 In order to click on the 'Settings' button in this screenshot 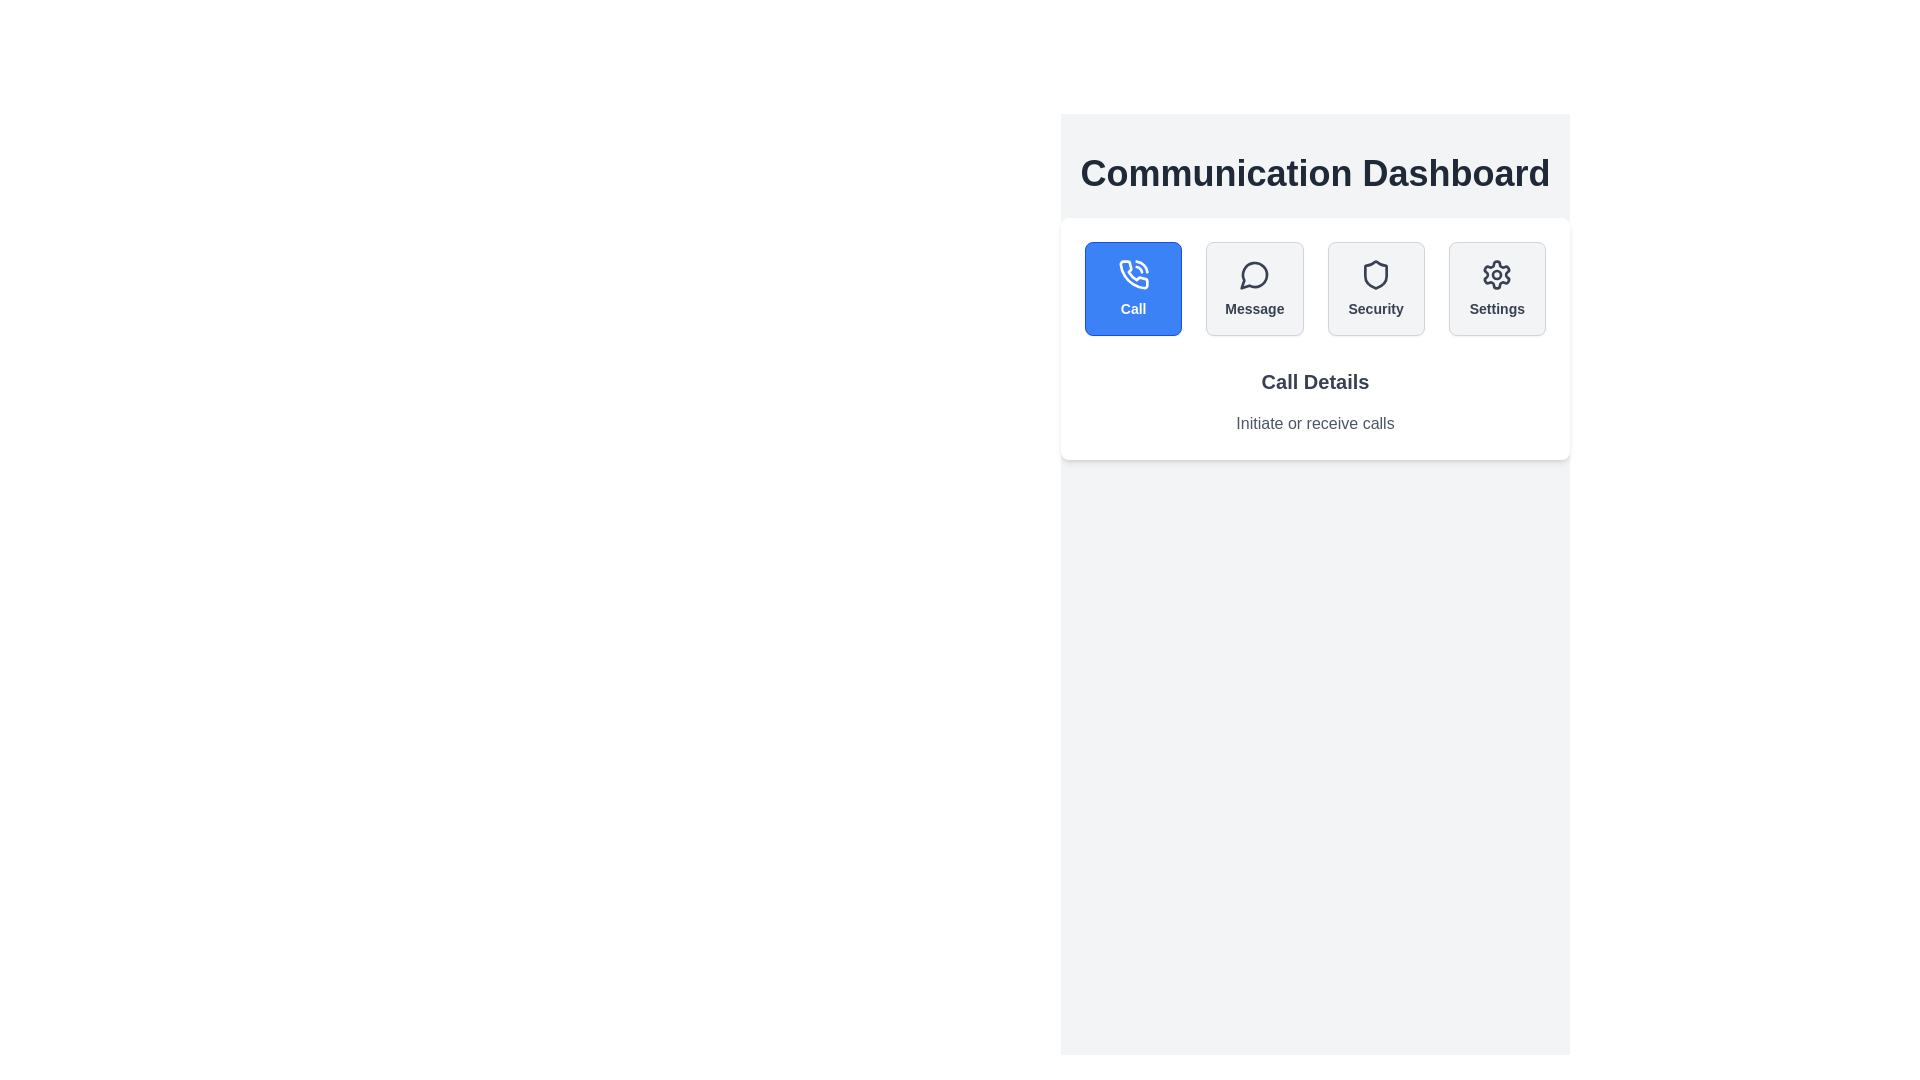, I will do `click(1497, 289)`.